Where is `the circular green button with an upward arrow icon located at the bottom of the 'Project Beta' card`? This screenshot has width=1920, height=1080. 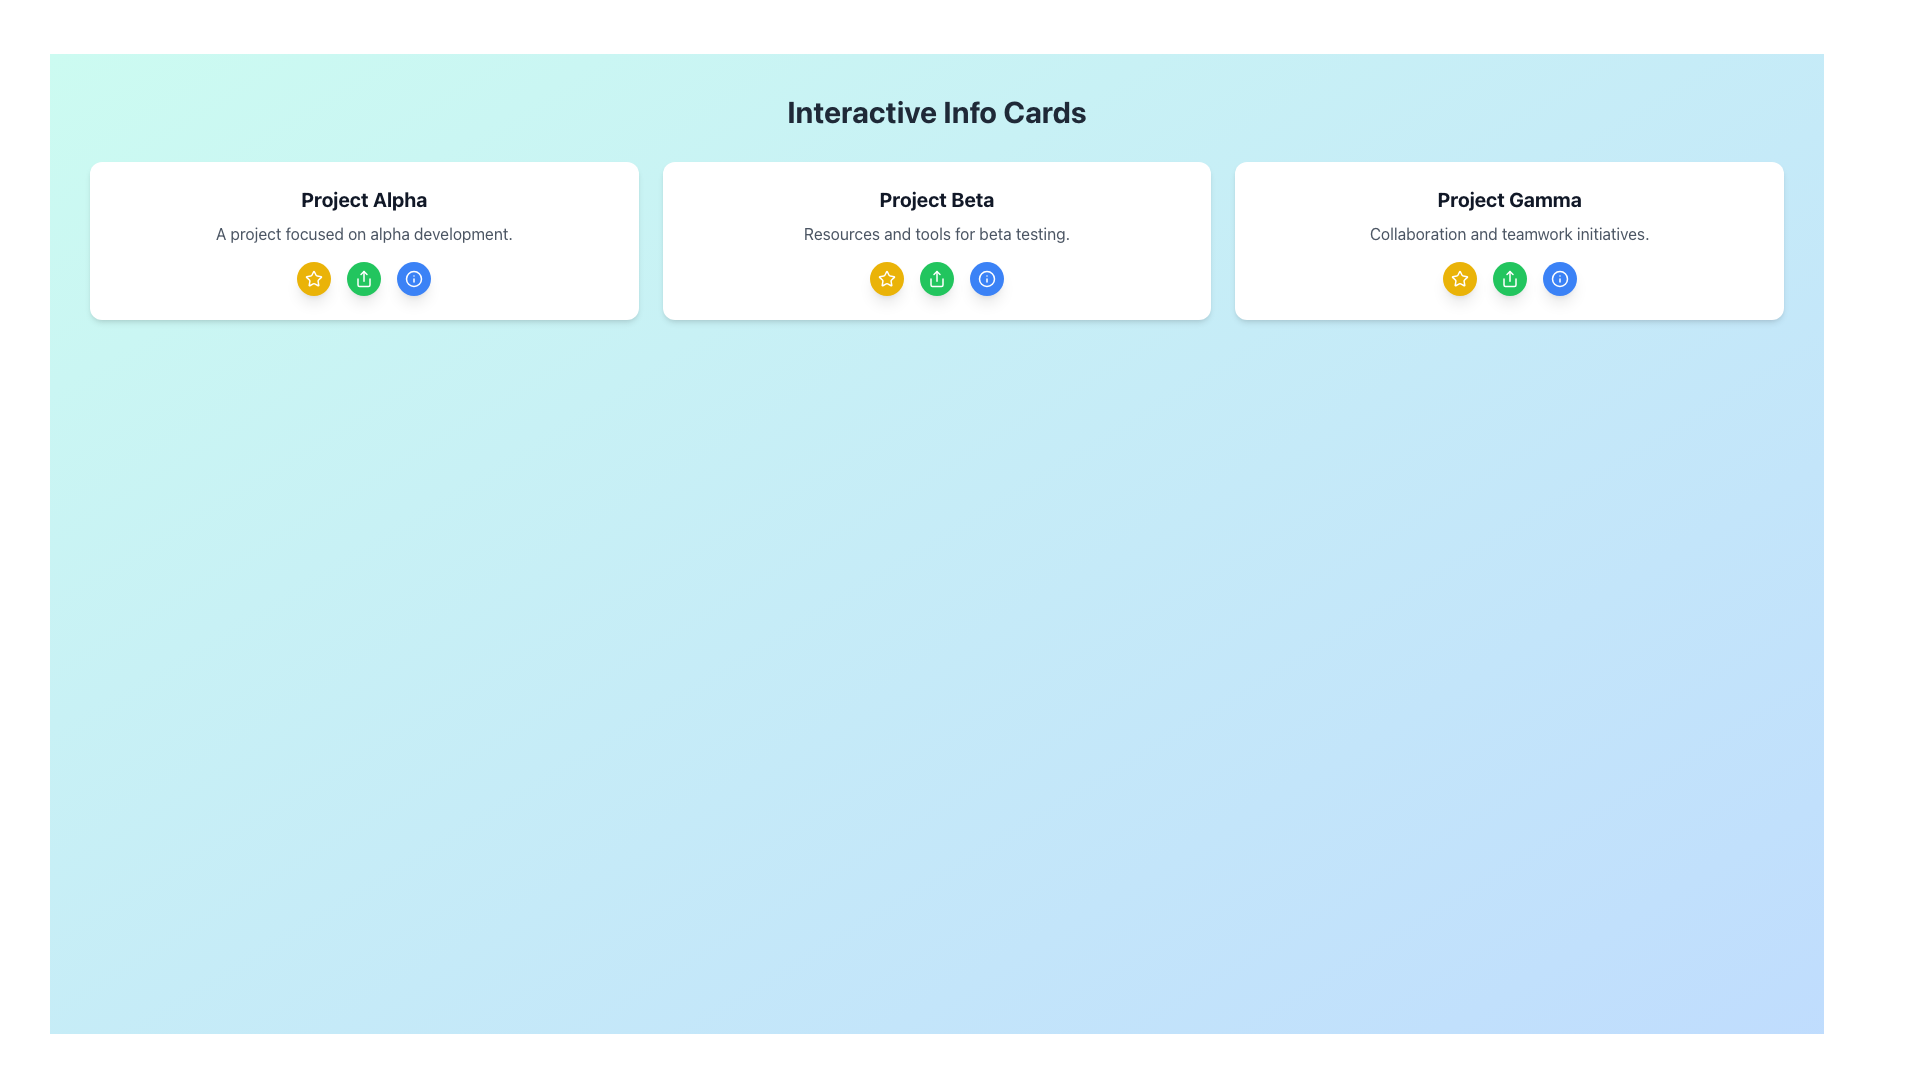
the circular green button with an upward arrow icon located at the bottom of the 'Project Beta' card is located at coordinates (935, 278).